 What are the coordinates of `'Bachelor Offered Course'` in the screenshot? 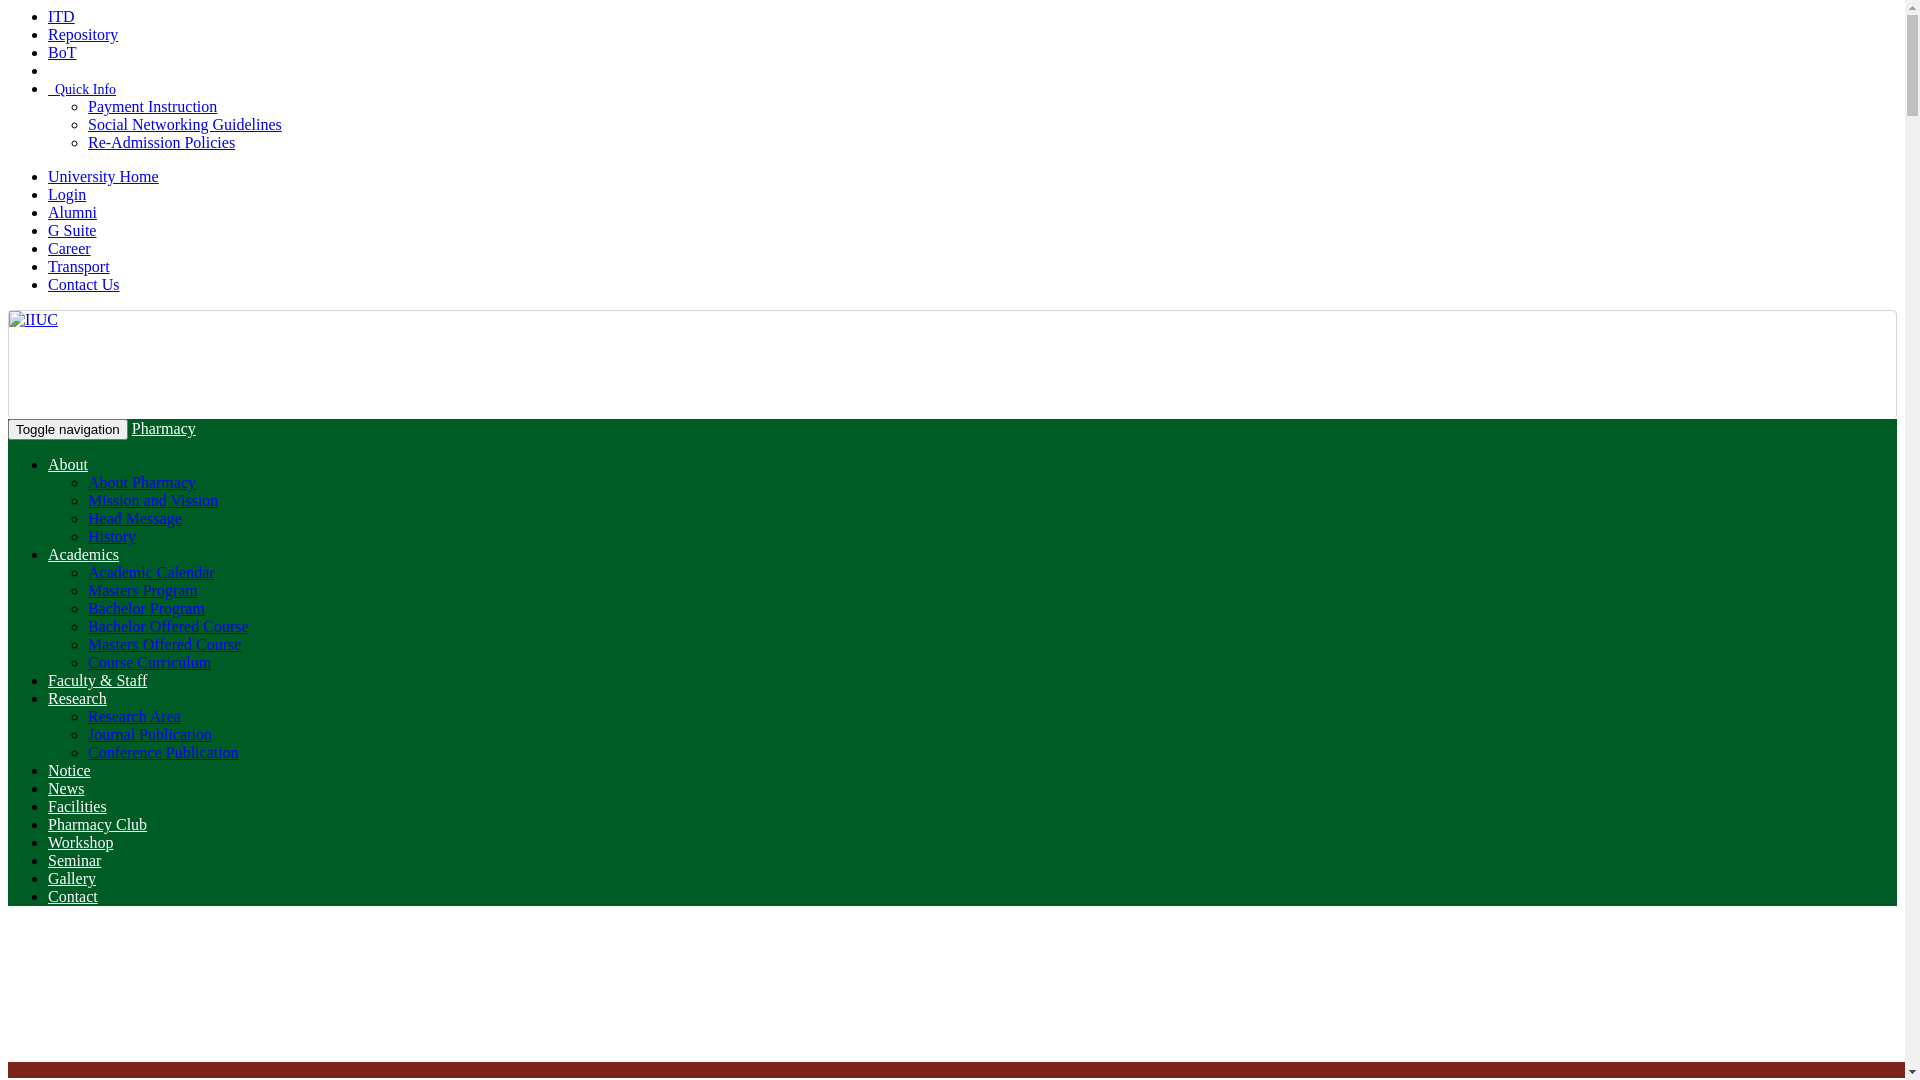 It's located at (168, 625).